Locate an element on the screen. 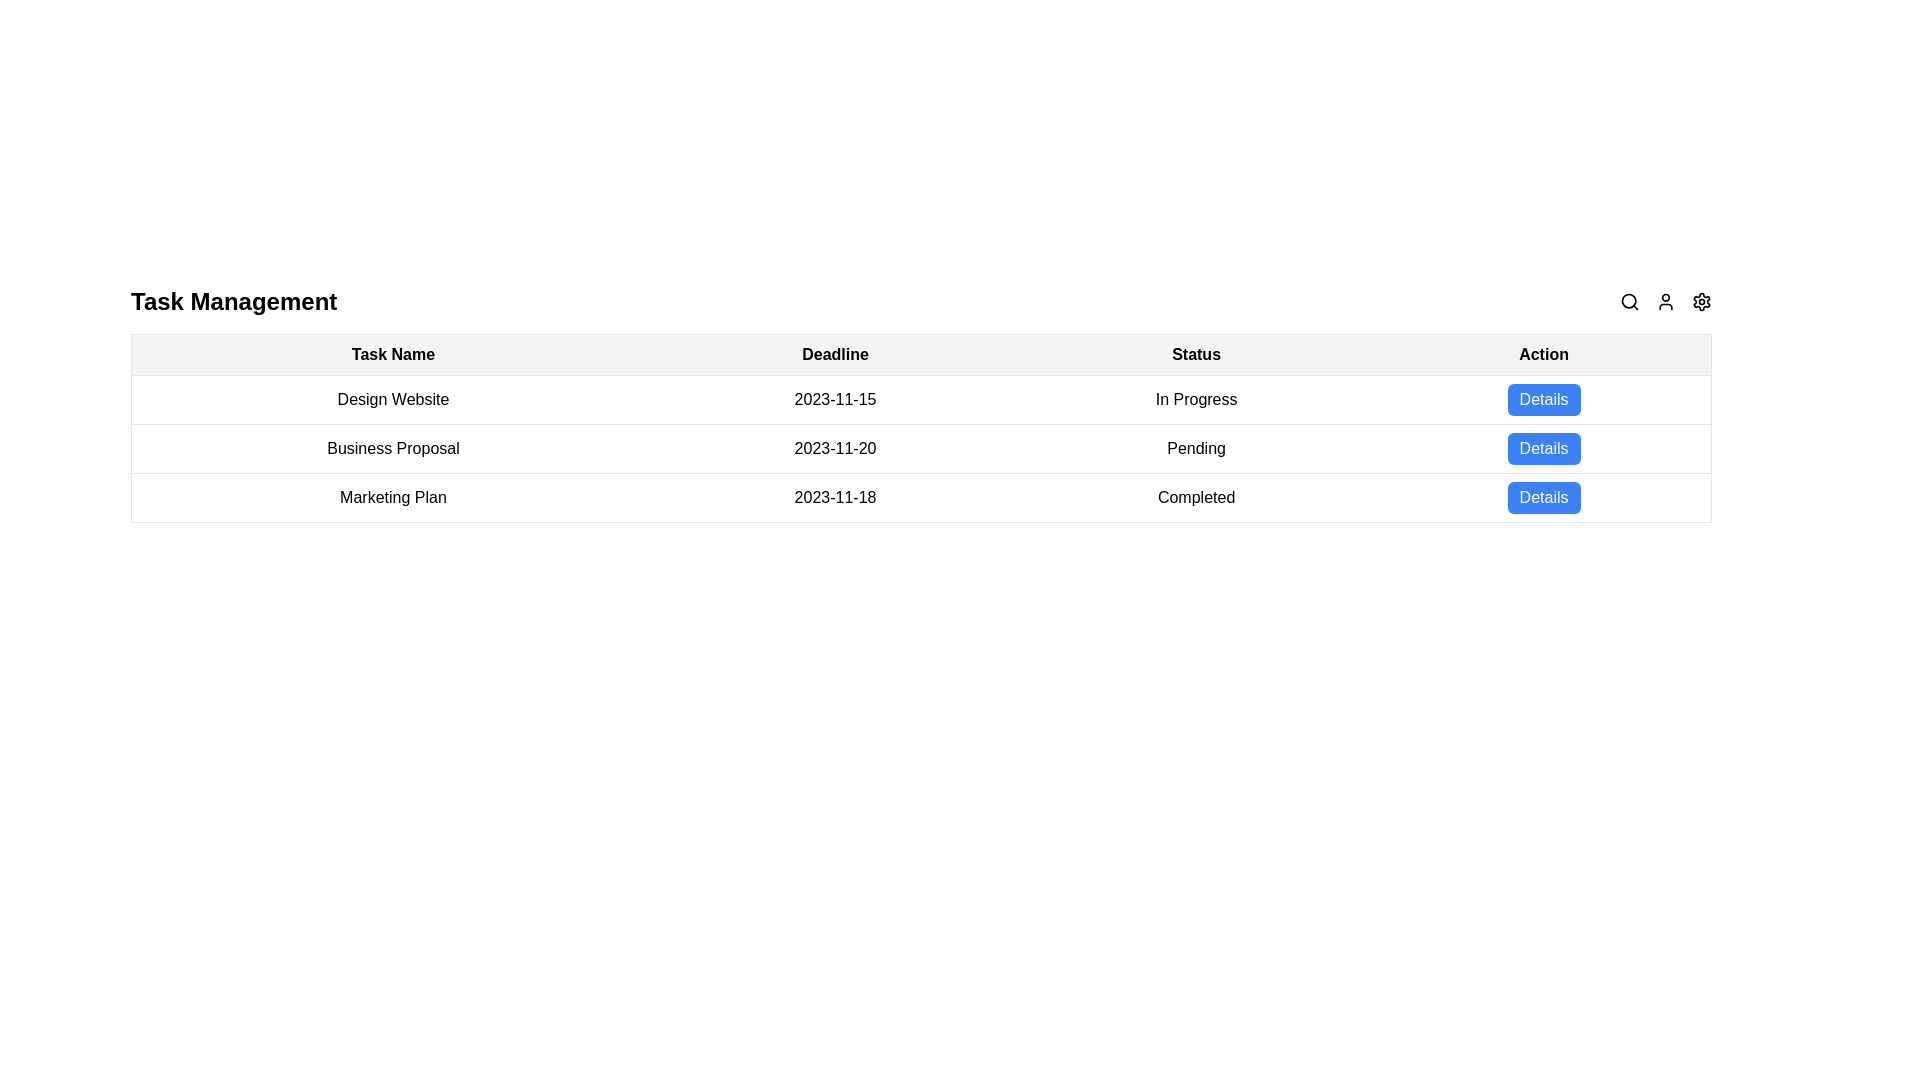 The width and height of the screenshot is (1920, 1080). the button in the 'Action' column of the table row for the 'Business Proposal' task is located at coordinates (1543, 447).